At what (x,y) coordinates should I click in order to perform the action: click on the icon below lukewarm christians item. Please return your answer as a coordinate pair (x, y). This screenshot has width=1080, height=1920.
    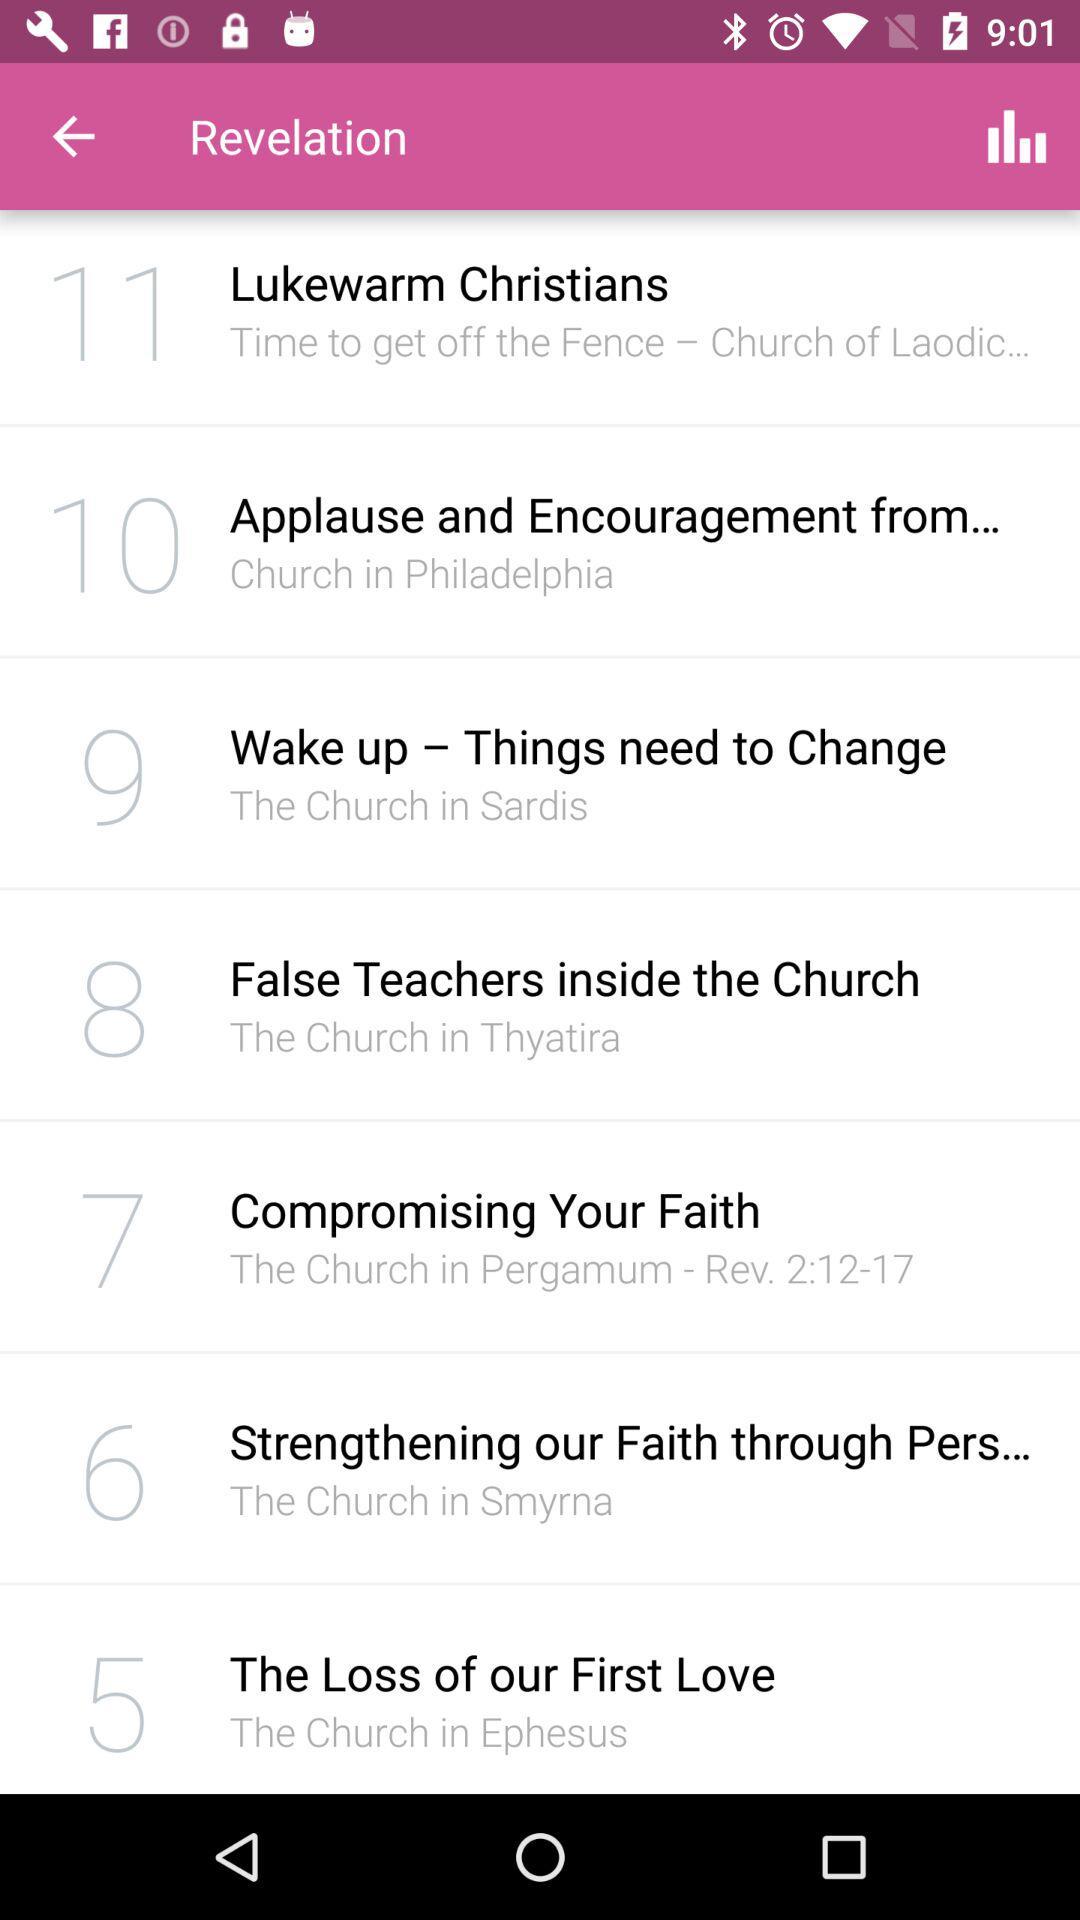
    Looking at the image, I should click on (633, 340).